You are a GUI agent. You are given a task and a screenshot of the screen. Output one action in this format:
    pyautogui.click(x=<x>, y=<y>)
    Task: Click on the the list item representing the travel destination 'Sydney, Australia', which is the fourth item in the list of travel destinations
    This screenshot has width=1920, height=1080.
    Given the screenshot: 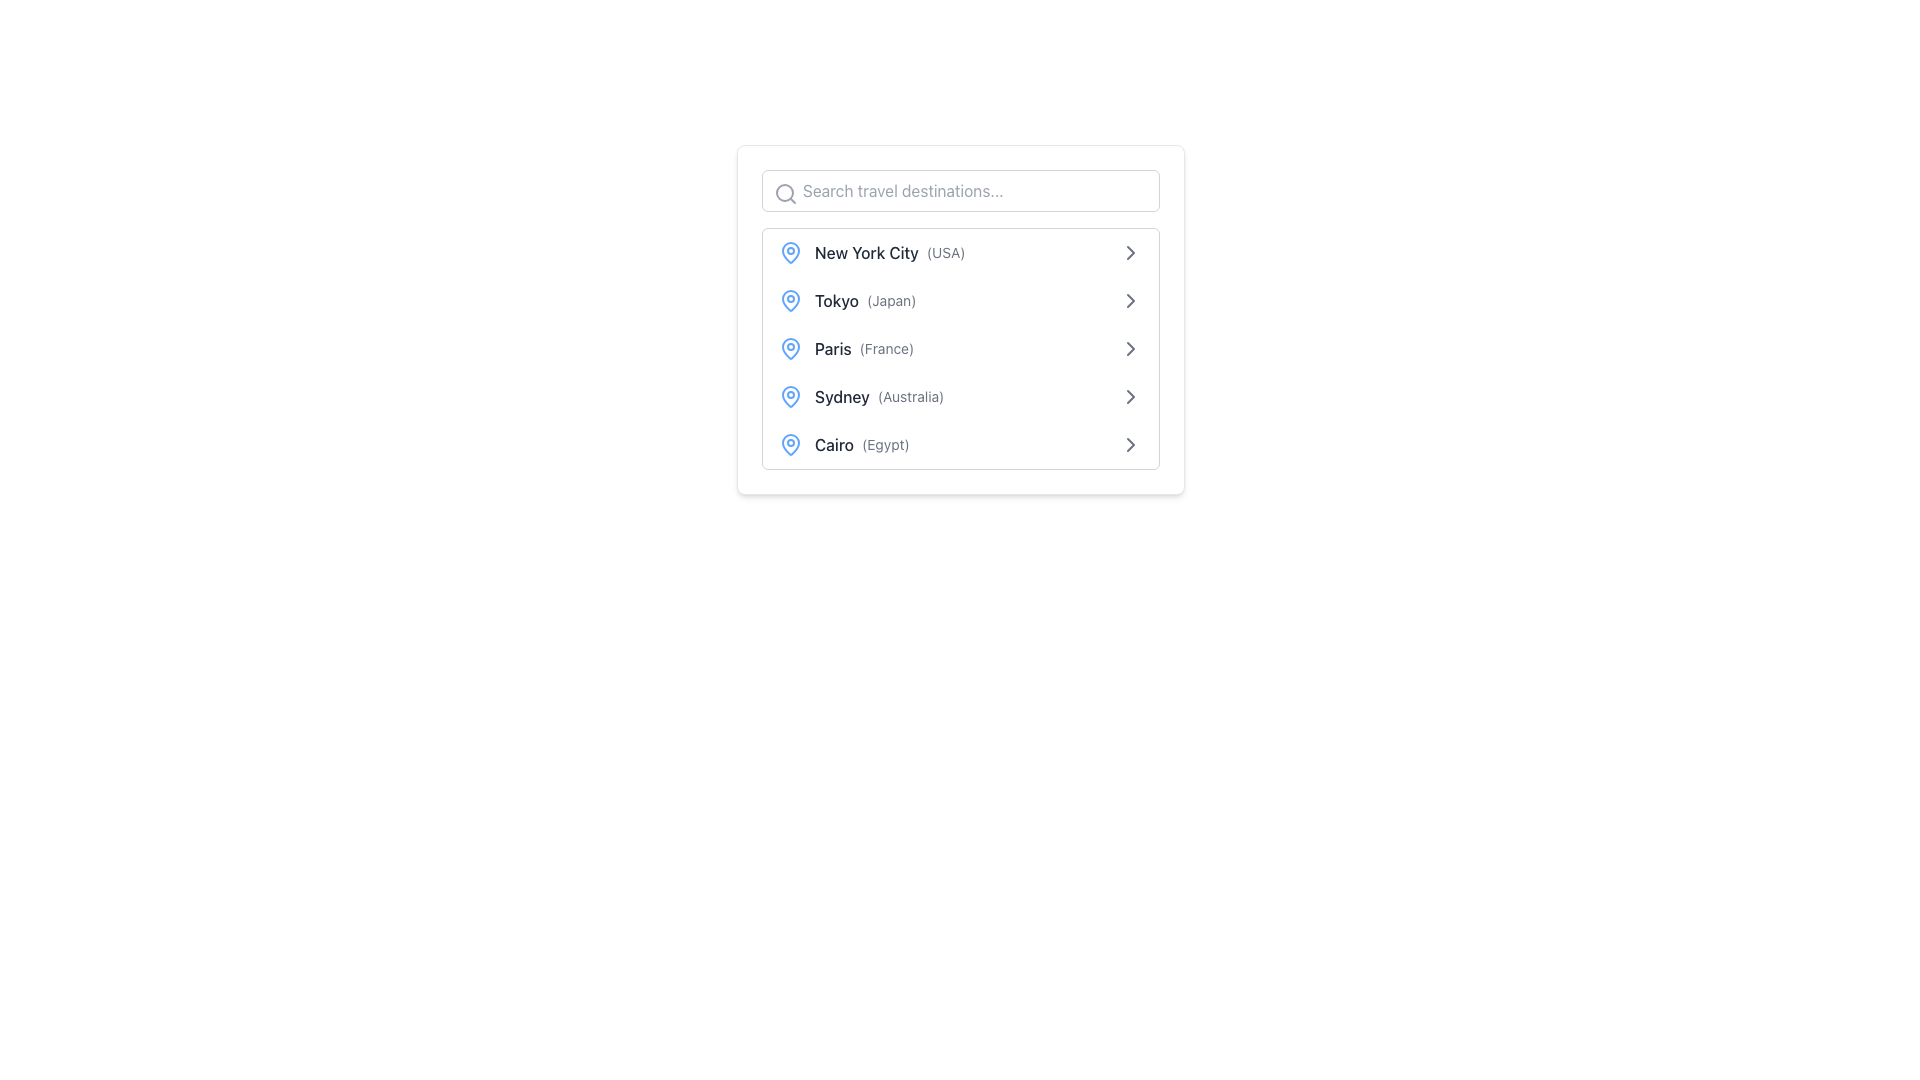 What is the action you would take?
    pyautogui.click(x=861, y=397)
    